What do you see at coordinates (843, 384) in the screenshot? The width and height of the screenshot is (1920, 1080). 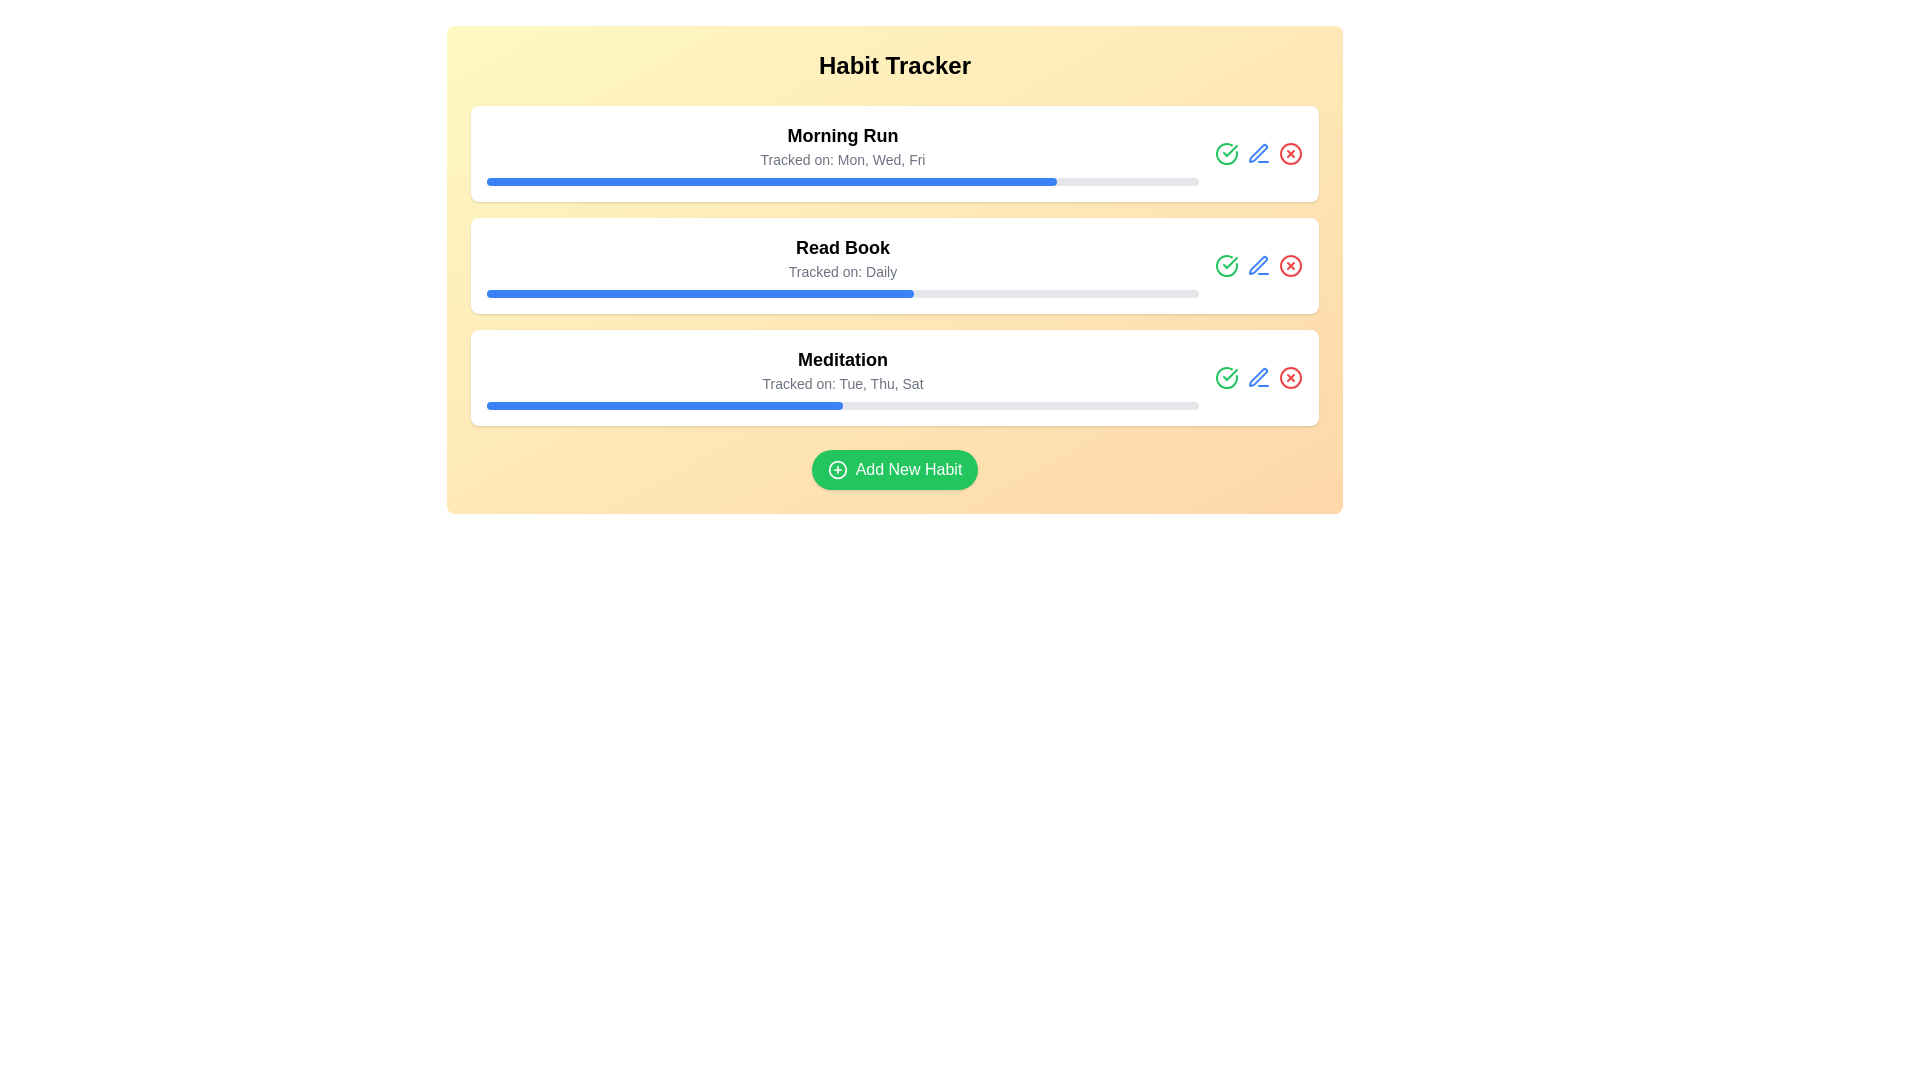 I see `the static text label indicating the specific days associated with tracking the 'Meditation' habit, which is positioned below the title 'Meditation' and above the progress bar` at bounding box center [843, 384].